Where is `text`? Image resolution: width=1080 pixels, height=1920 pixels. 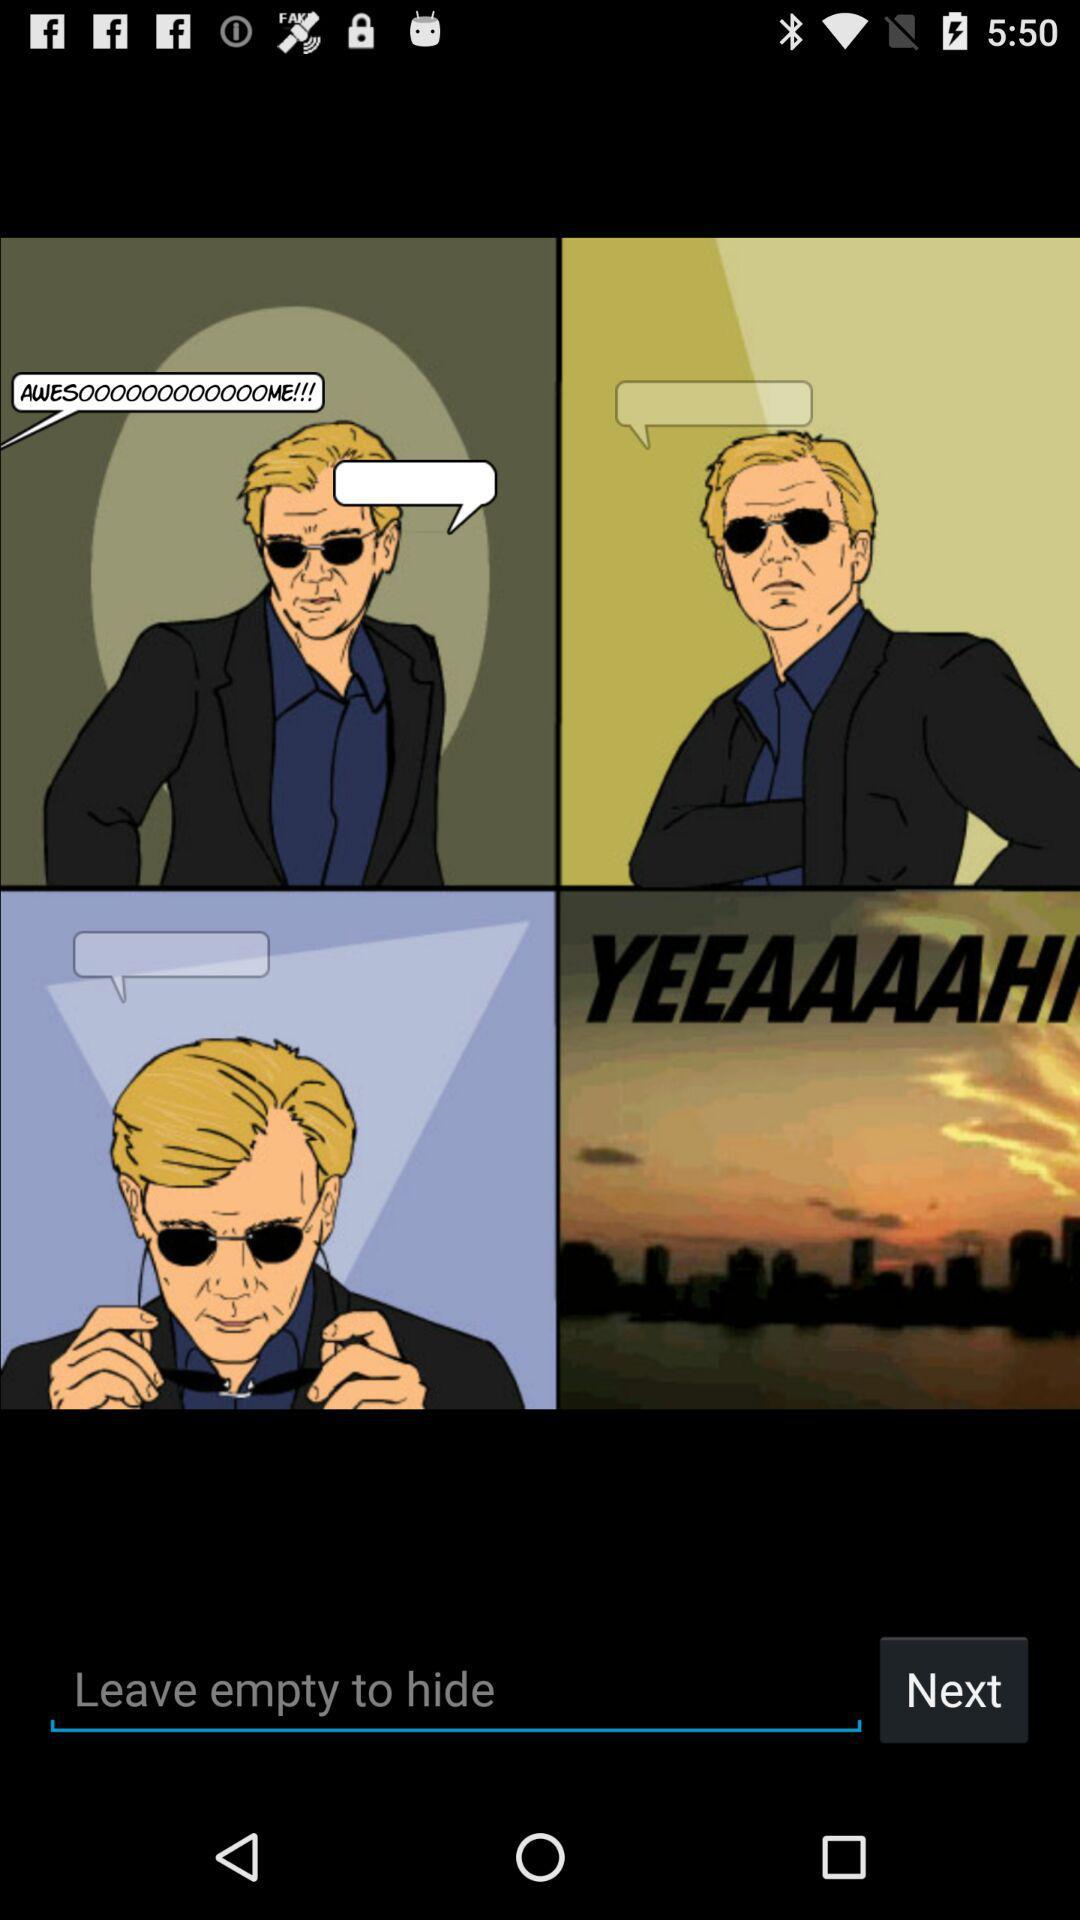 text is located at coordinates (455, 1688).